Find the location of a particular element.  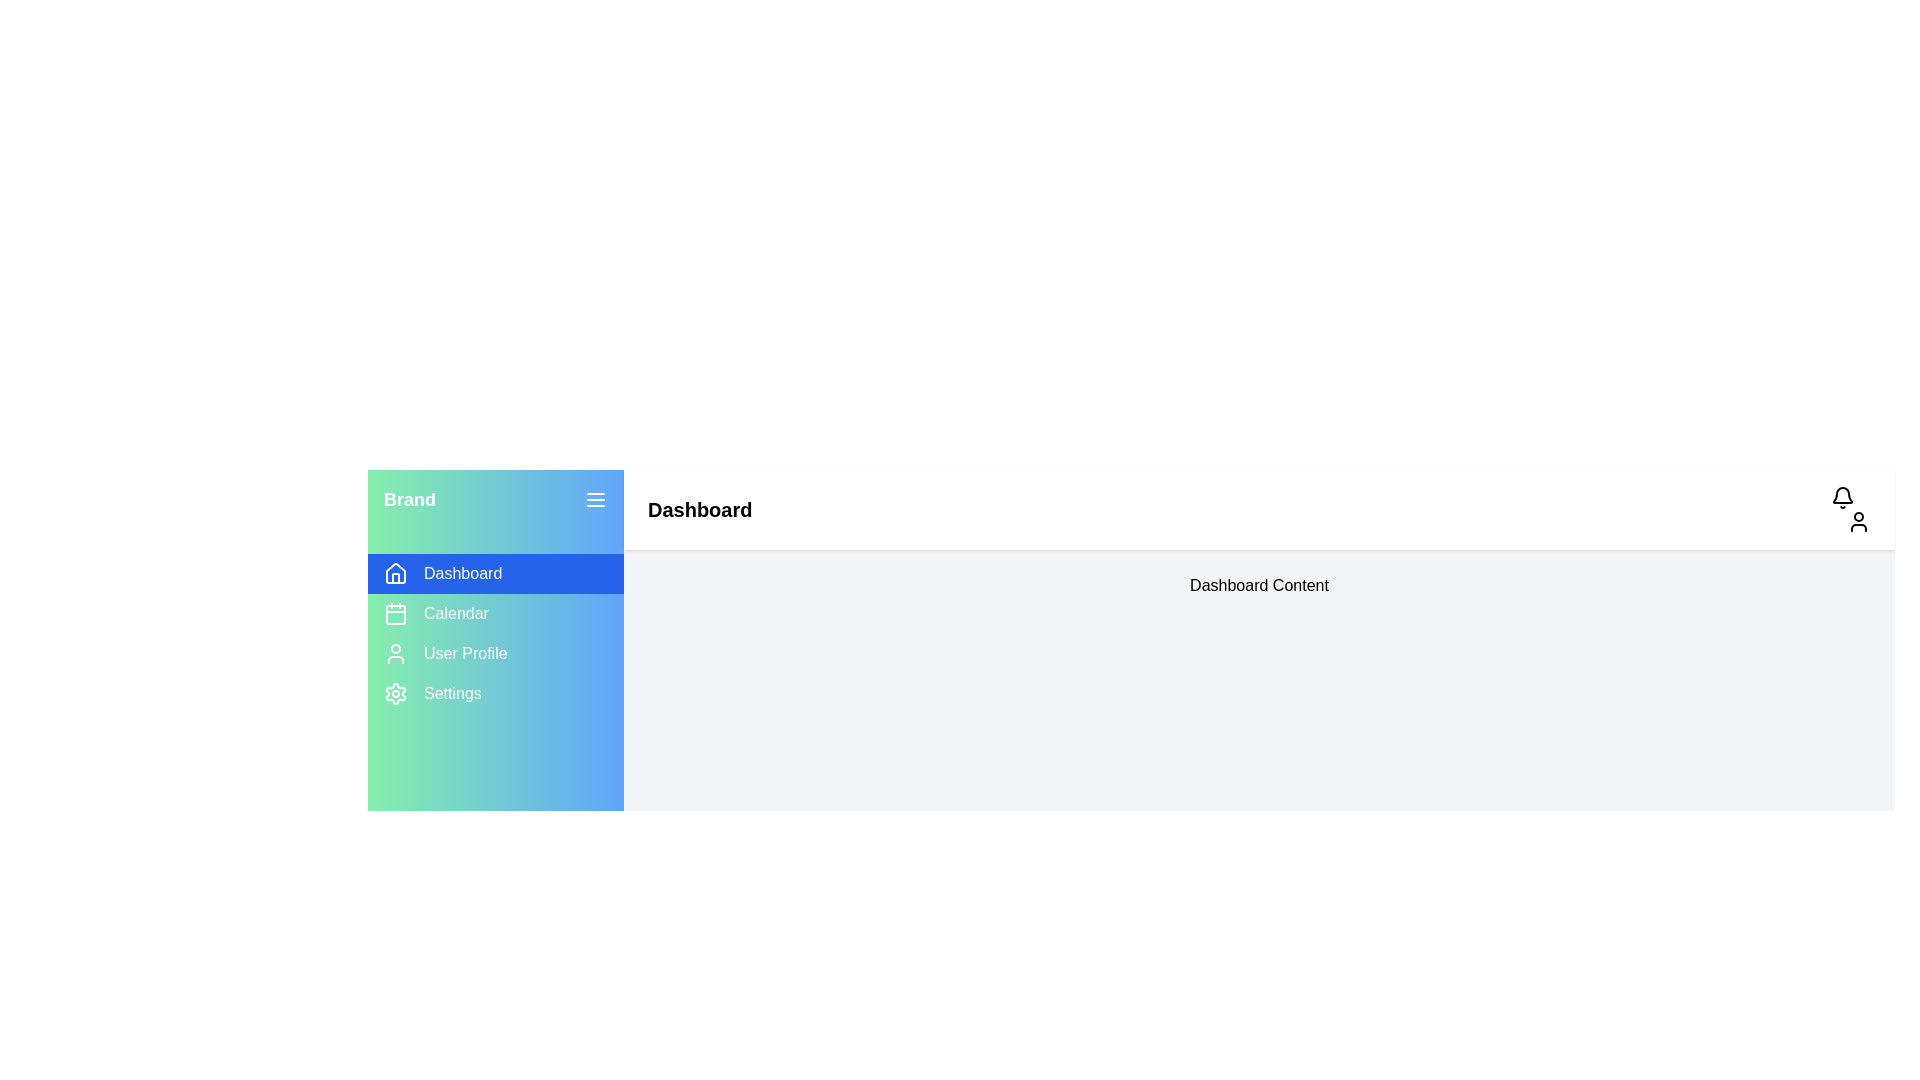

the Icon button displaying a menu symbol, which consists of three horizontal lines stacked vertically is located at coordinates (594, 499).